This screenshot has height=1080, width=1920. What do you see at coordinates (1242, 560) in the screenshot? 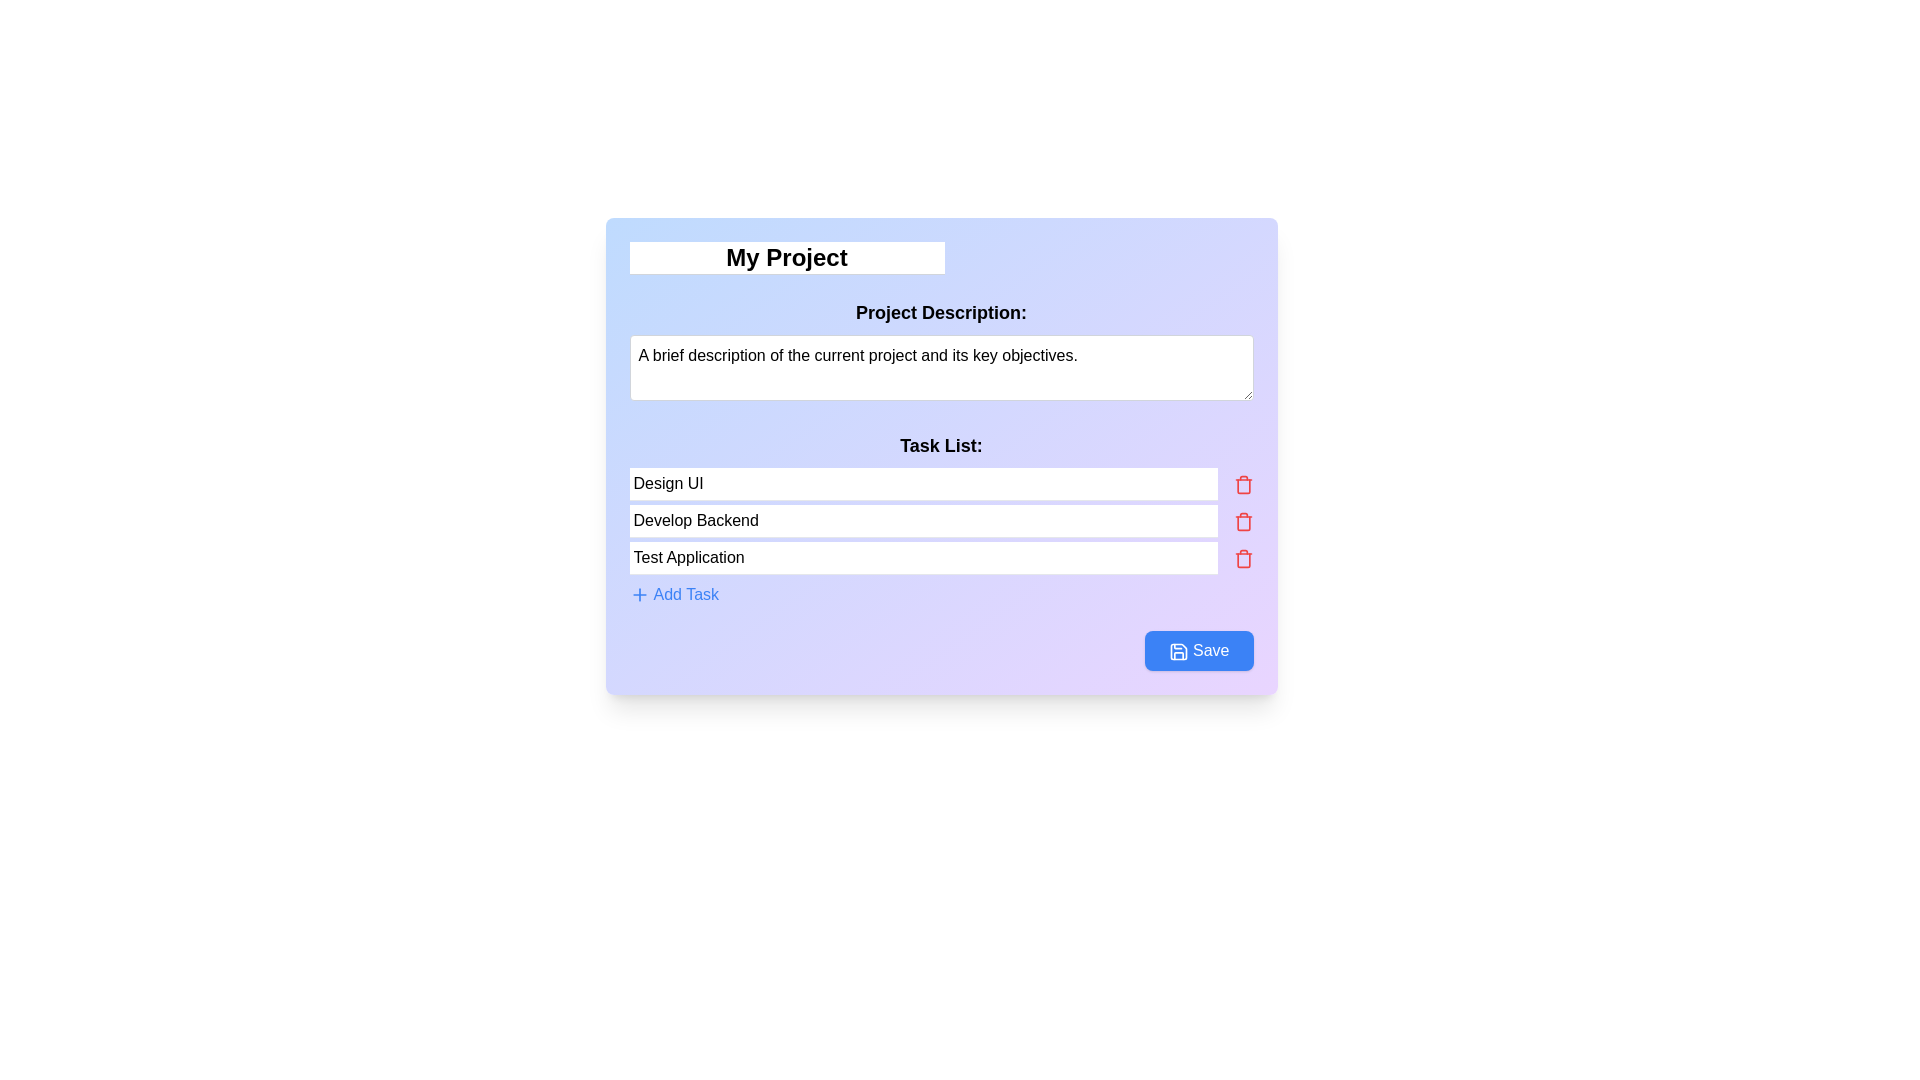
I see `the middle component of the trash can icon, which visually represents the delete operation for associated tasks, located adjacent to the 'Test Application' input field` at bounding box center [1242, 560].